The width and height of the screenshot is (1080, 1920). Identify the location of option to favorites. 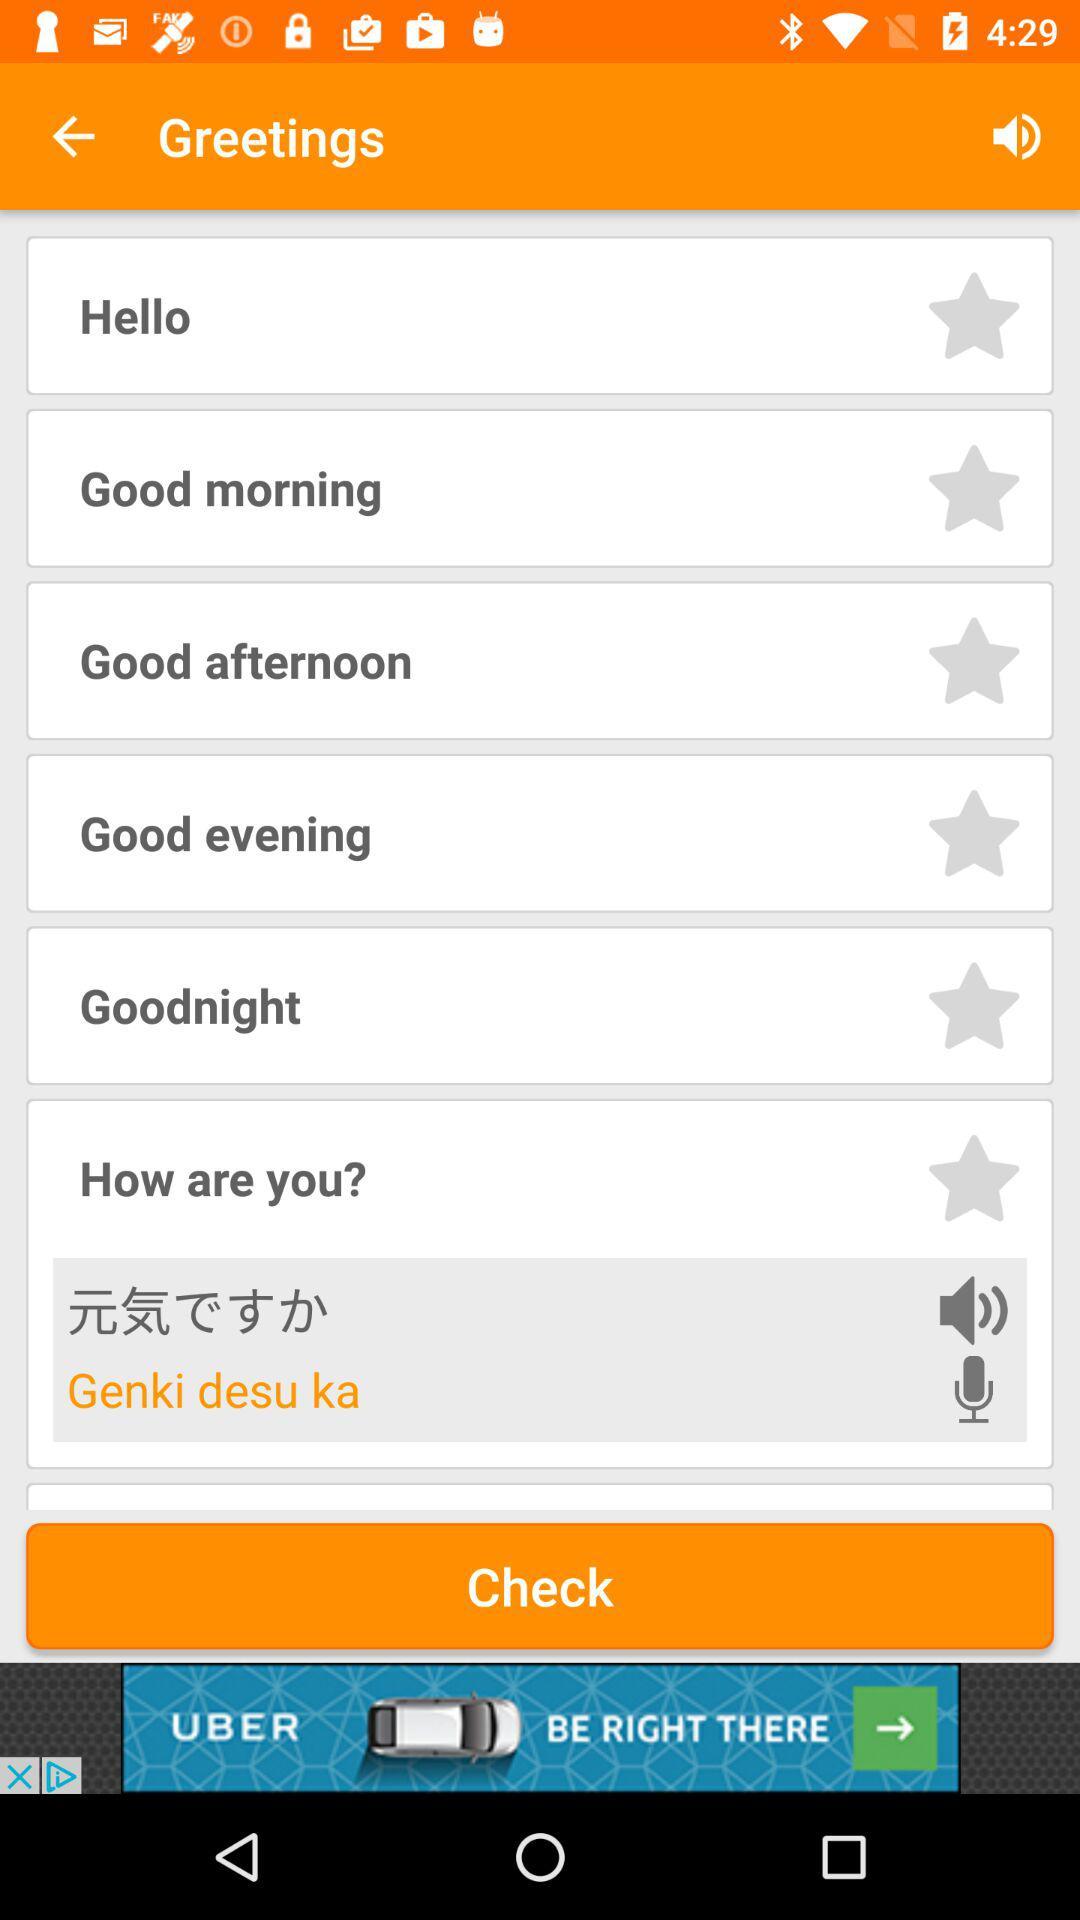
(973, 660).